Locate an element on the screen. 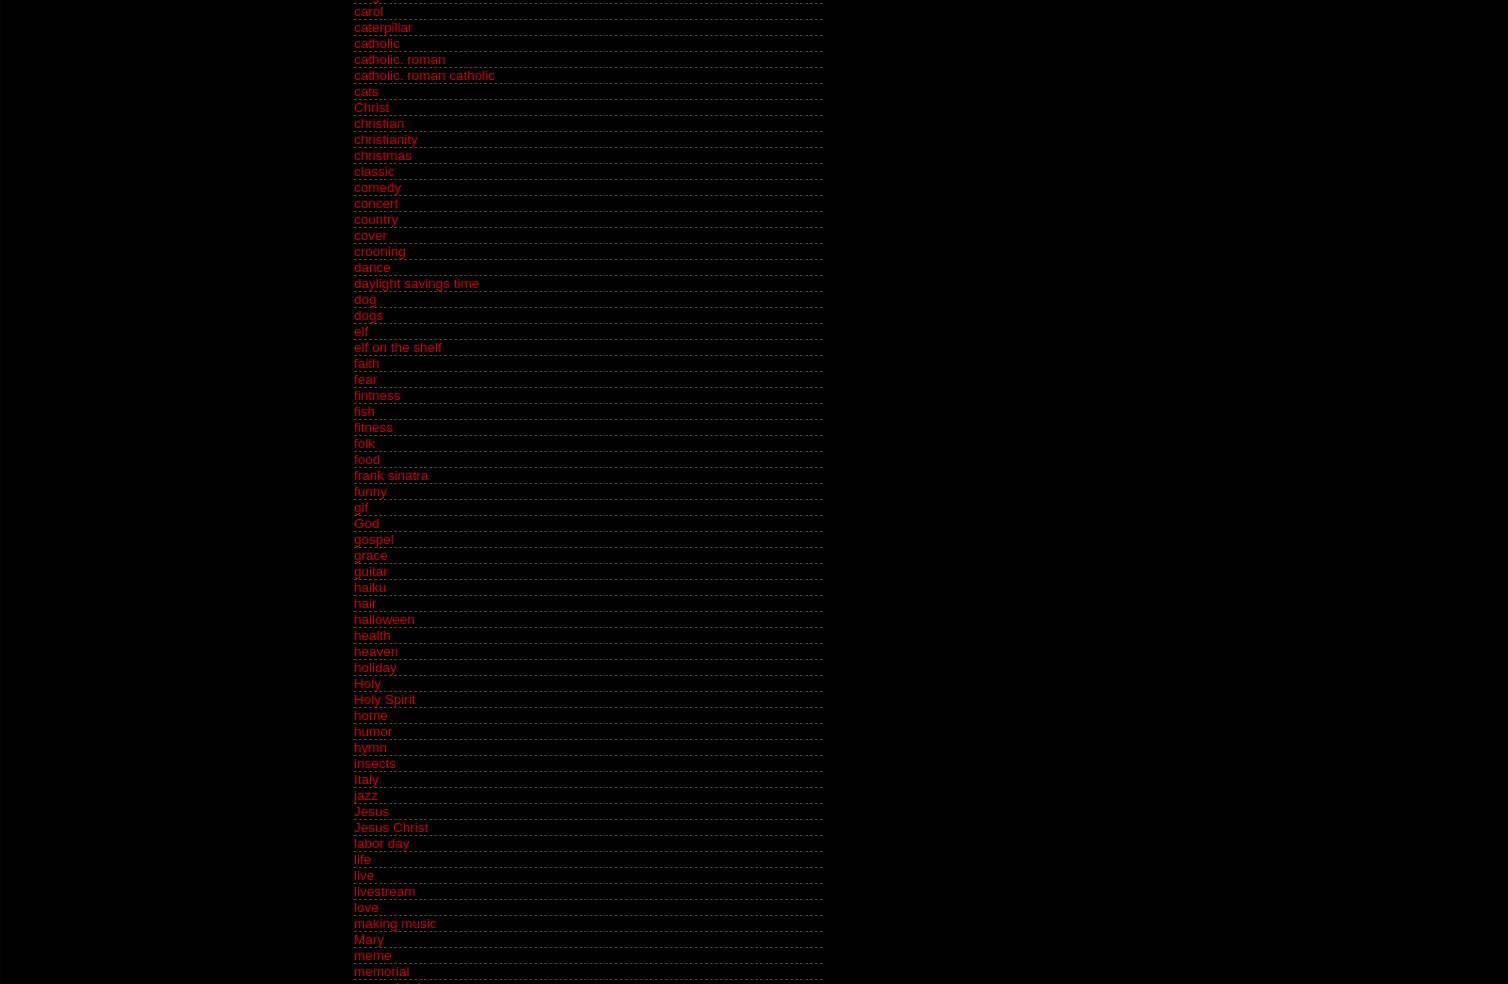 This screenshot has height=984, width=1508. 'grace' is located at coordinates (369, 554).